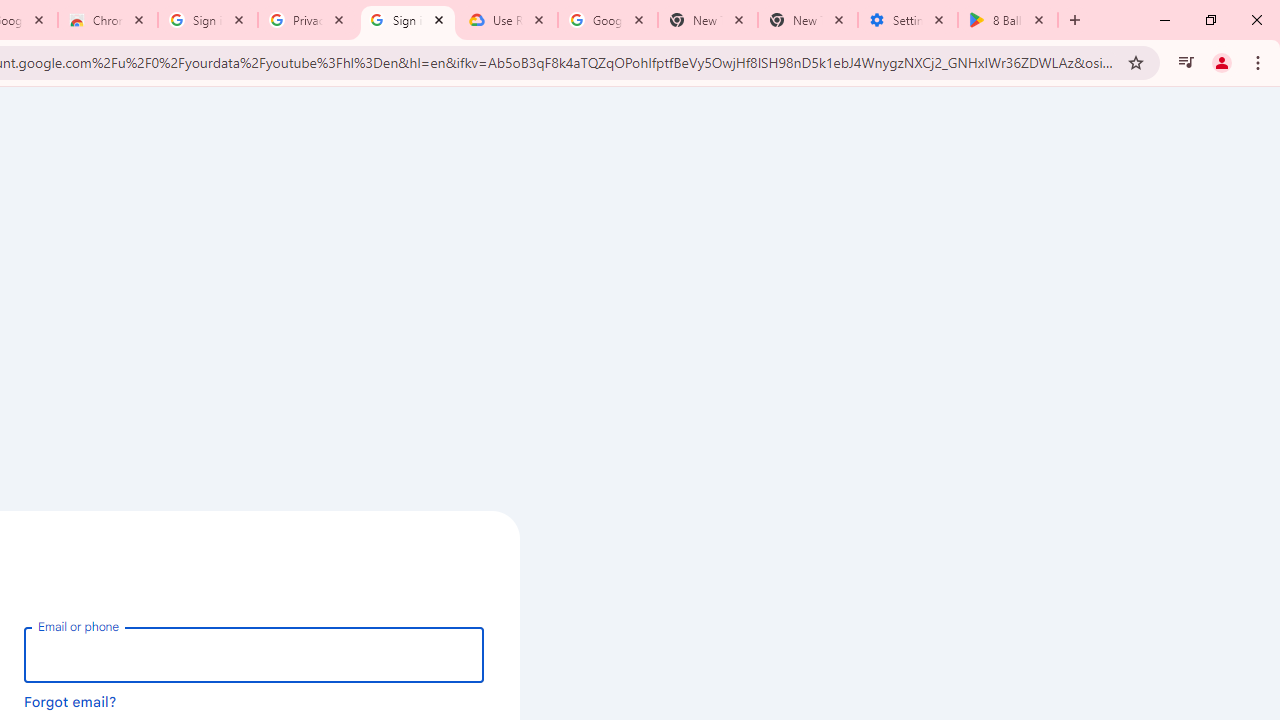 The image size is (1280, 720). Describe the element at coordinates (807, 20) in the screenshot. I see `'New Tab'` at that location.